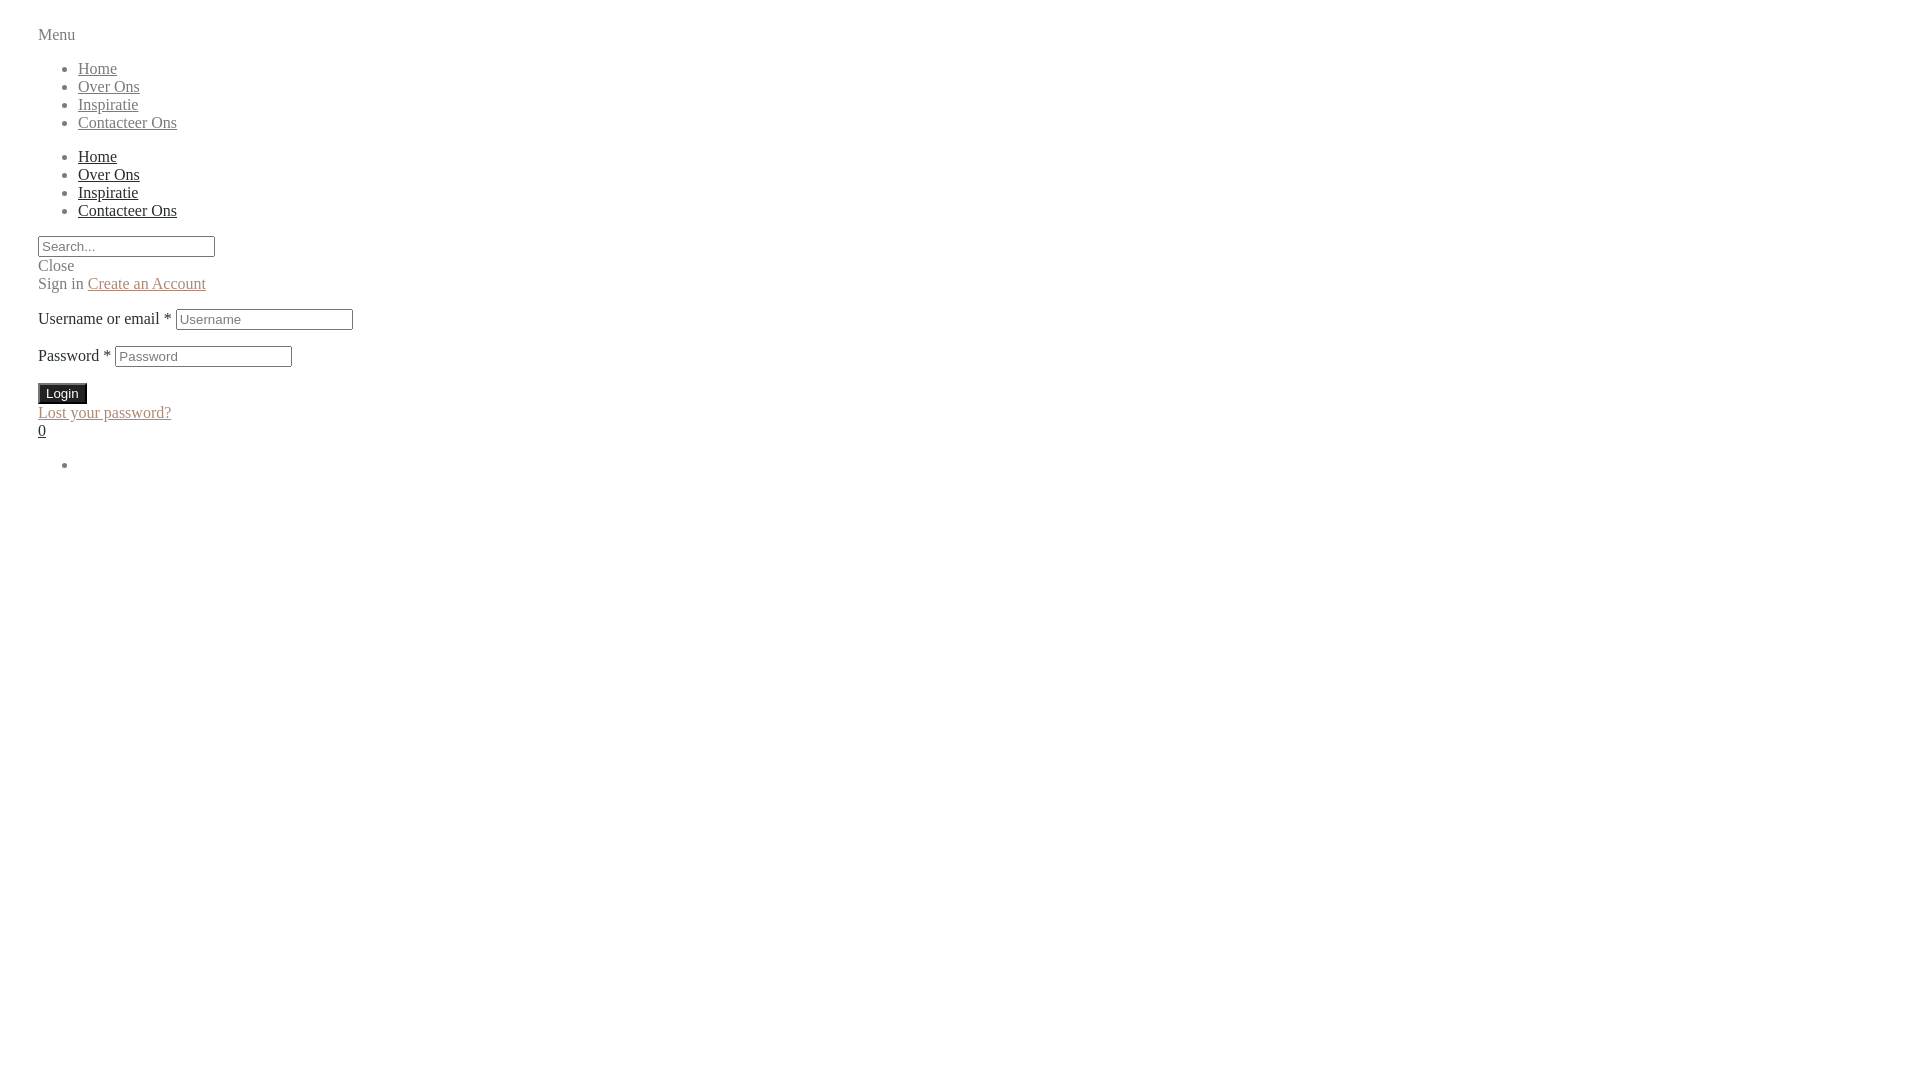  Describe the element at coordinates (106, 192) in the screenshot. I see `'Inspiratie'` at that location.